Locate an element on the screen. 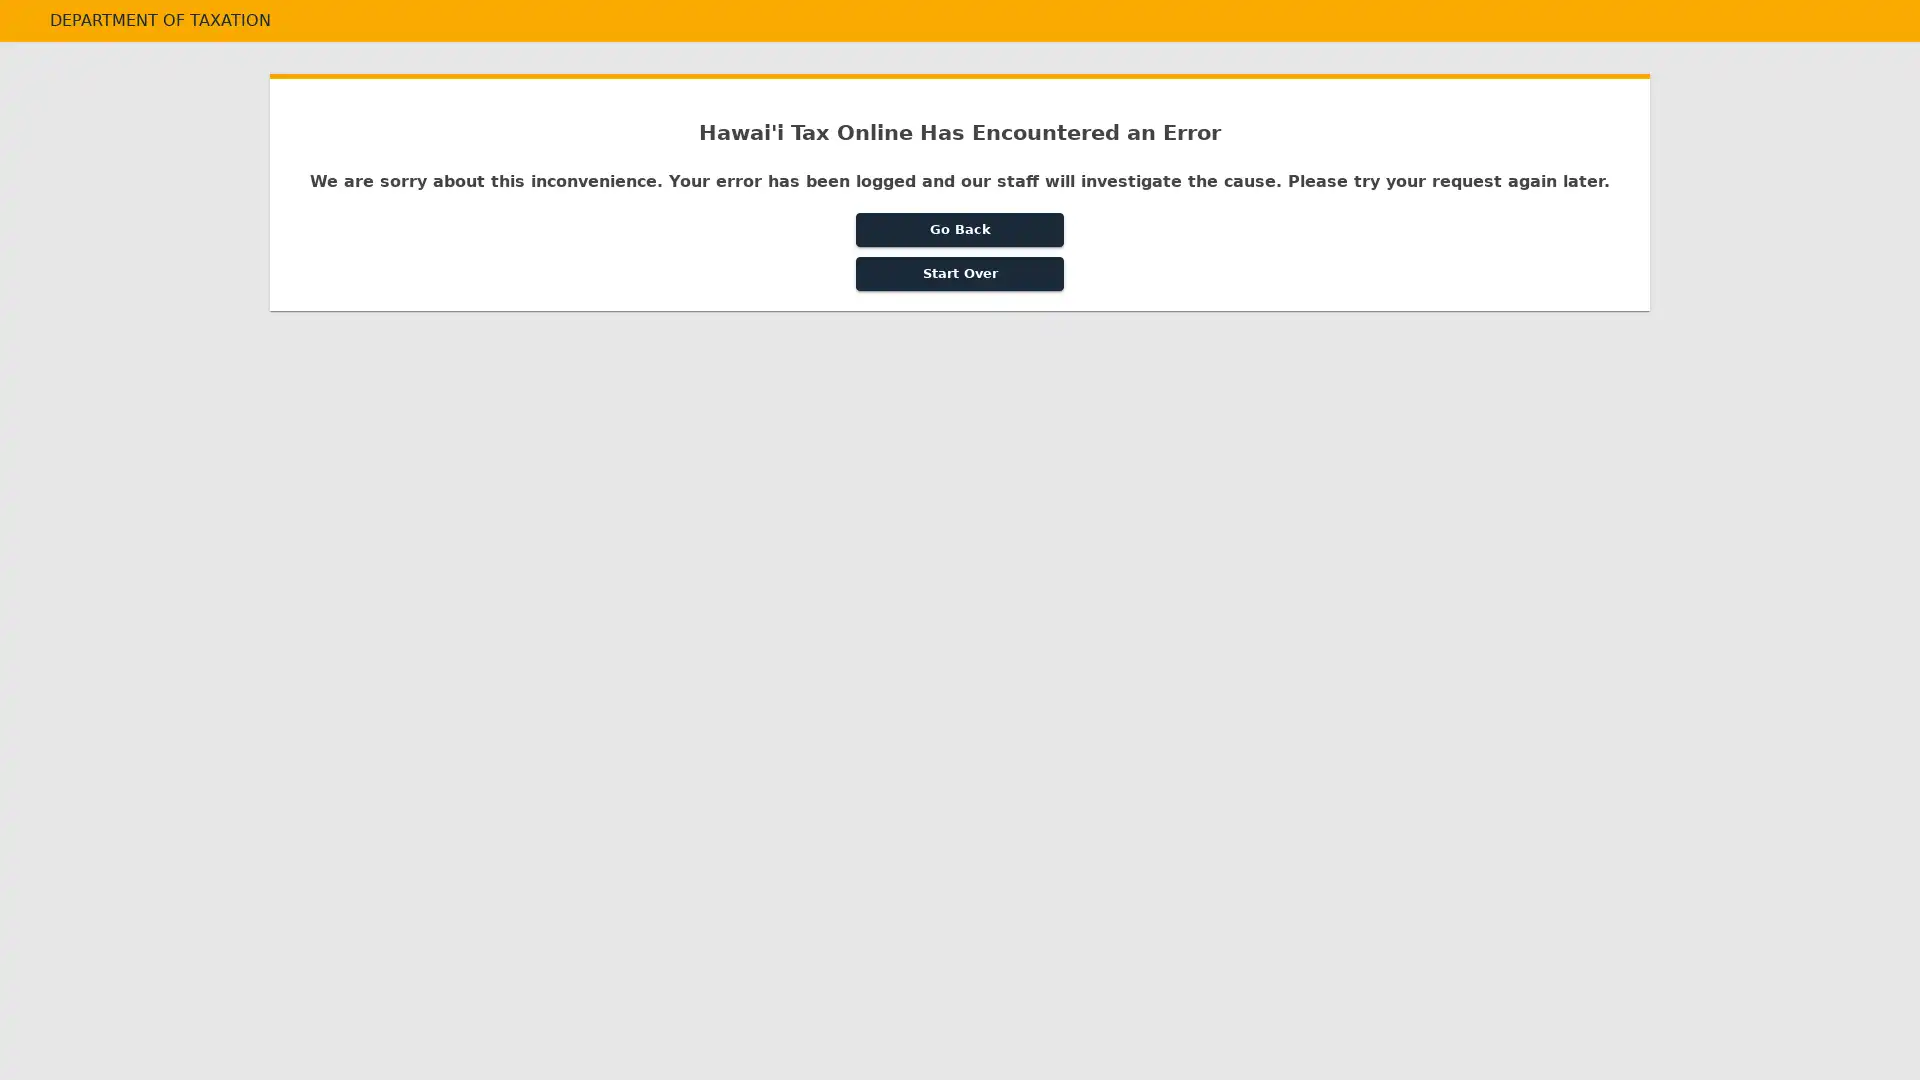  Start Over is located at coordinates (960, 273).